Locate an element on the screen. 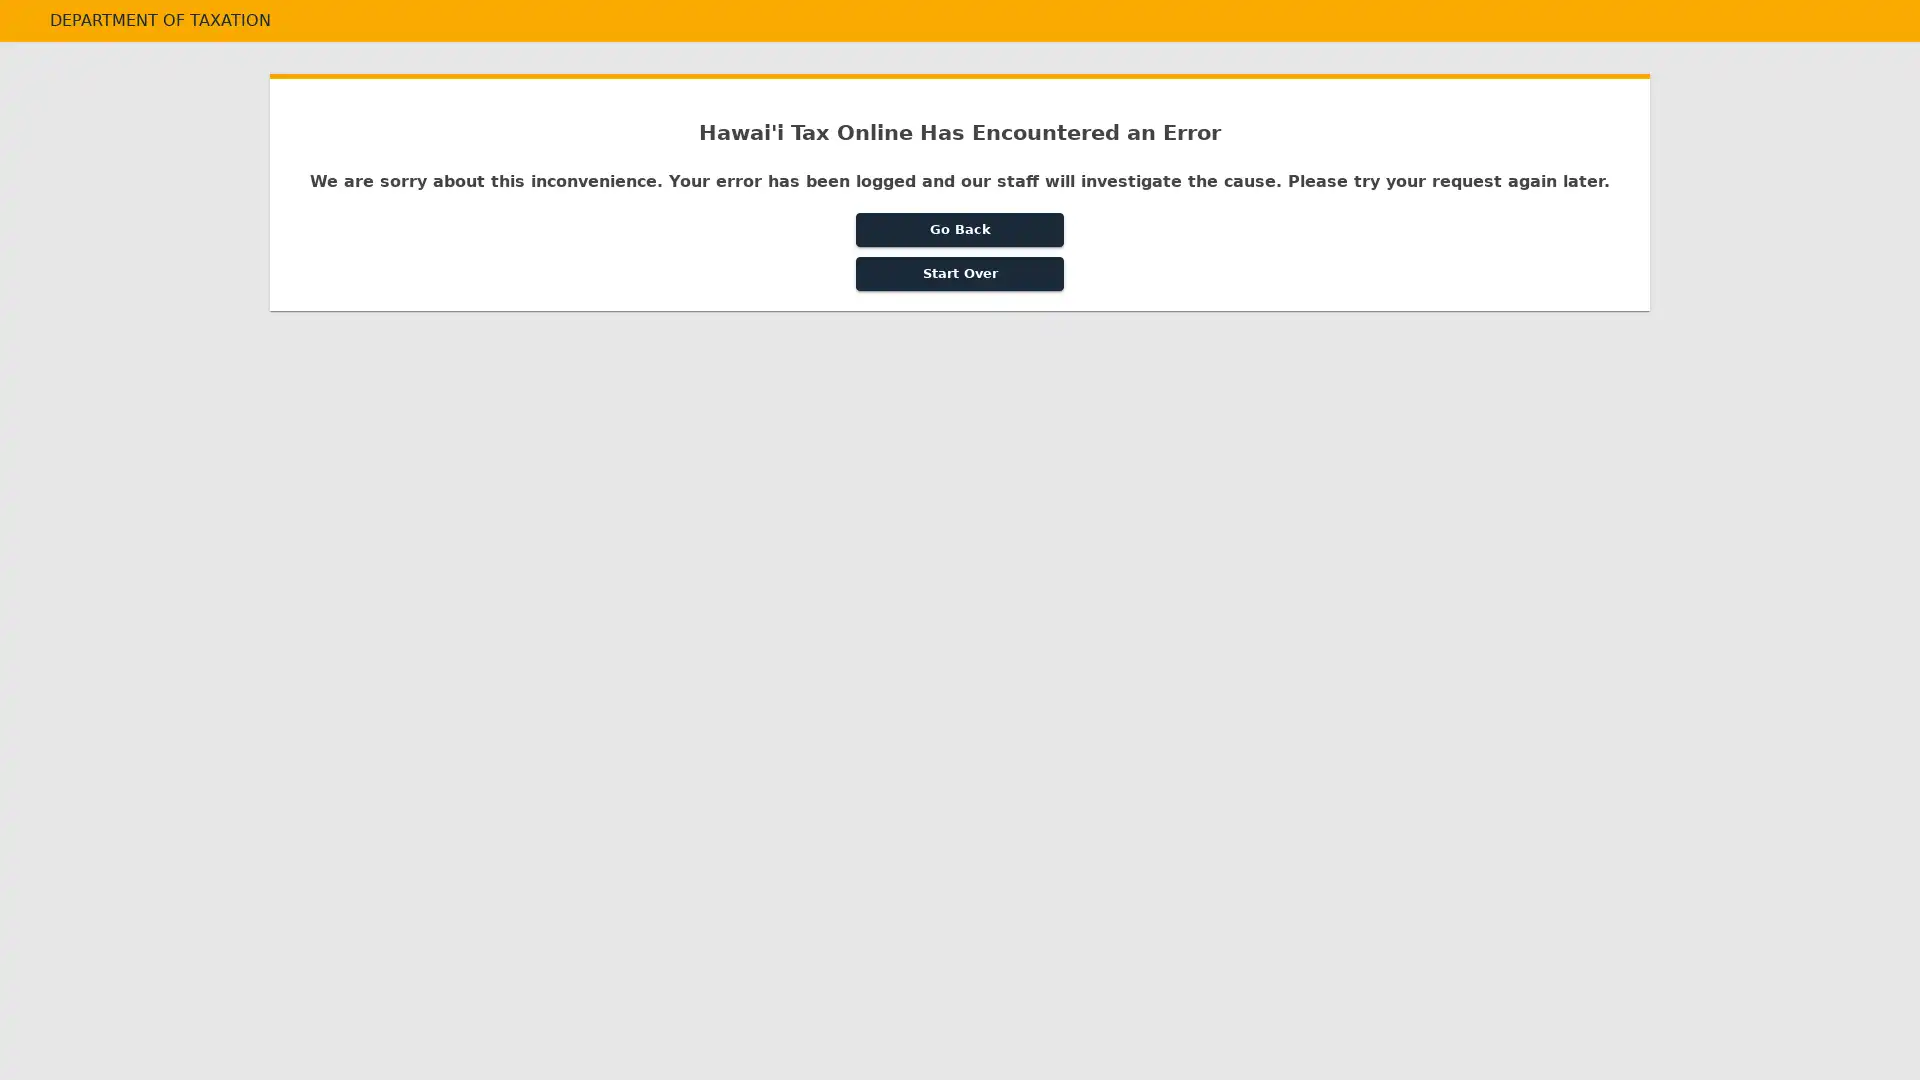  Start Over is located at coordinates (960, 273).